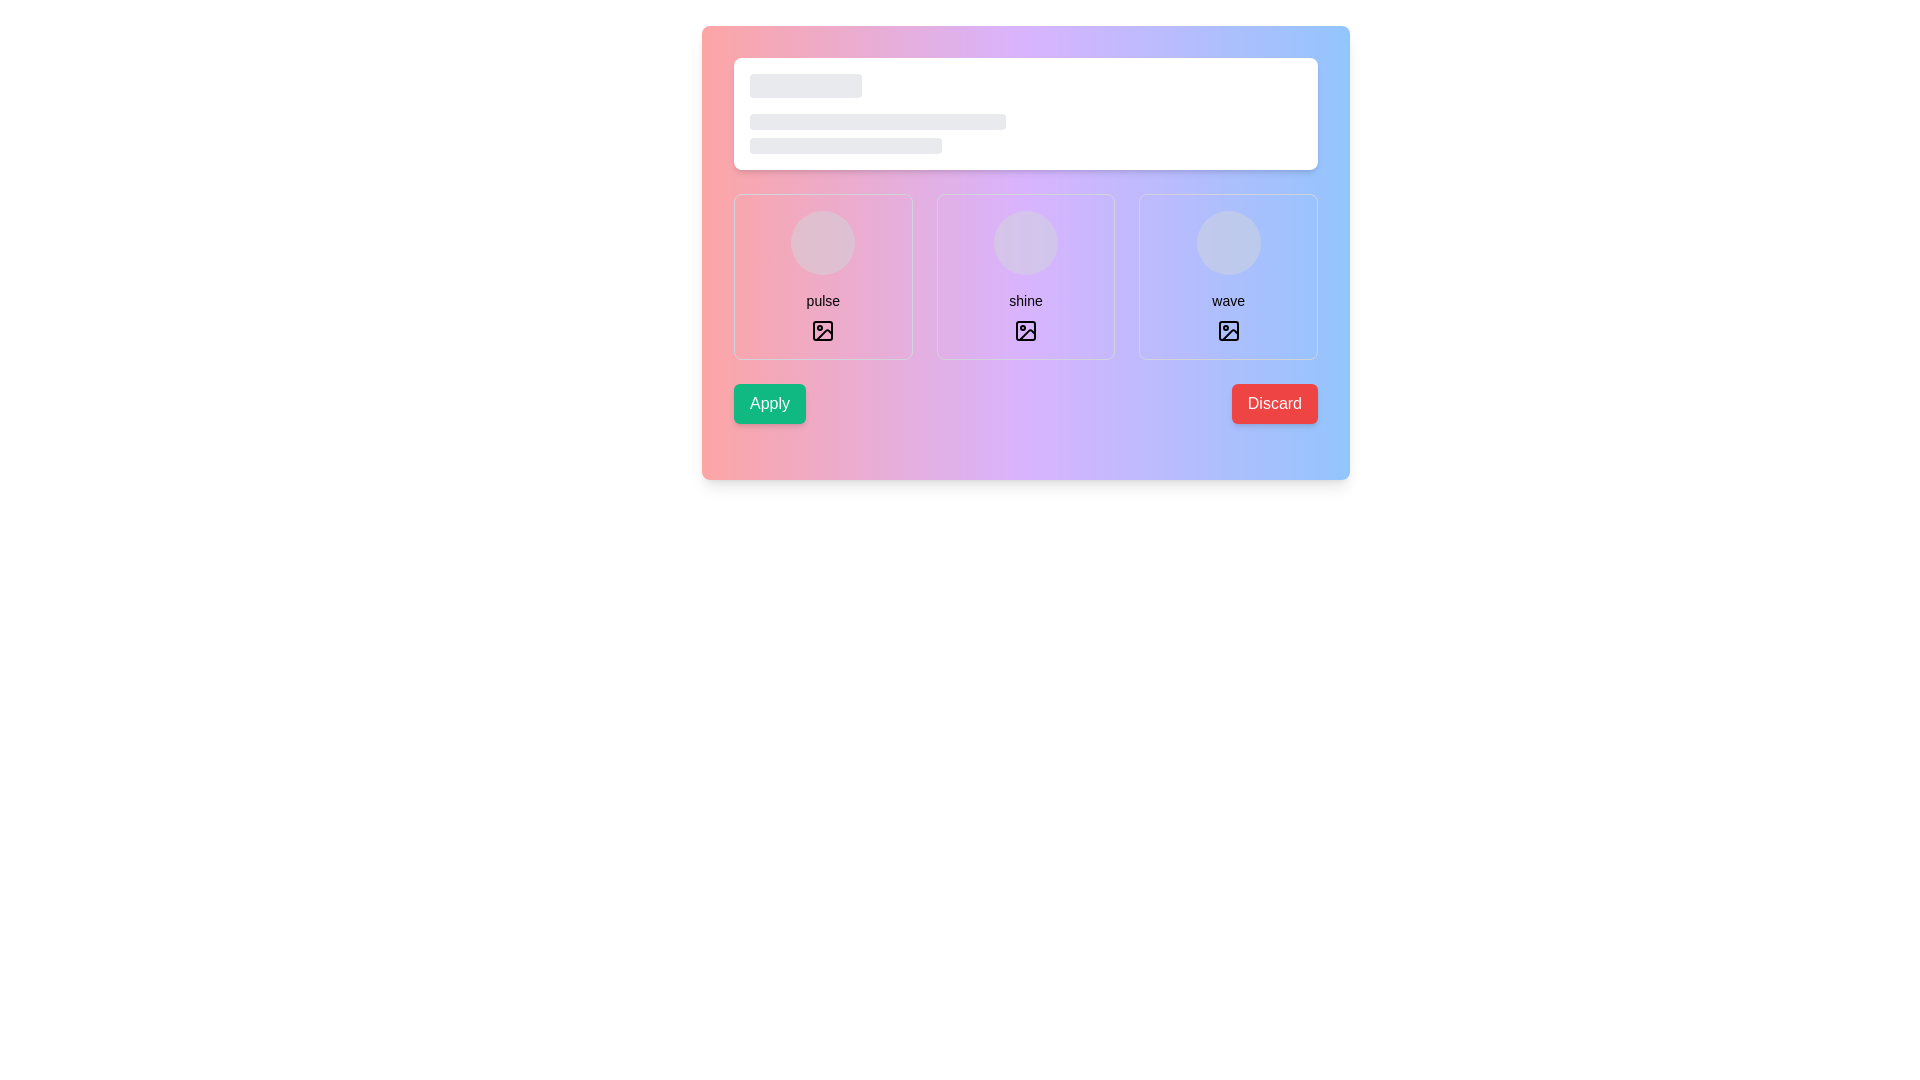 The image size is (1920, 1080). I want to click on the 'shine' option card, which is the center card in a grid layout between 'pulse' and 'wave', to select it for further actions, so click(1026, 277).